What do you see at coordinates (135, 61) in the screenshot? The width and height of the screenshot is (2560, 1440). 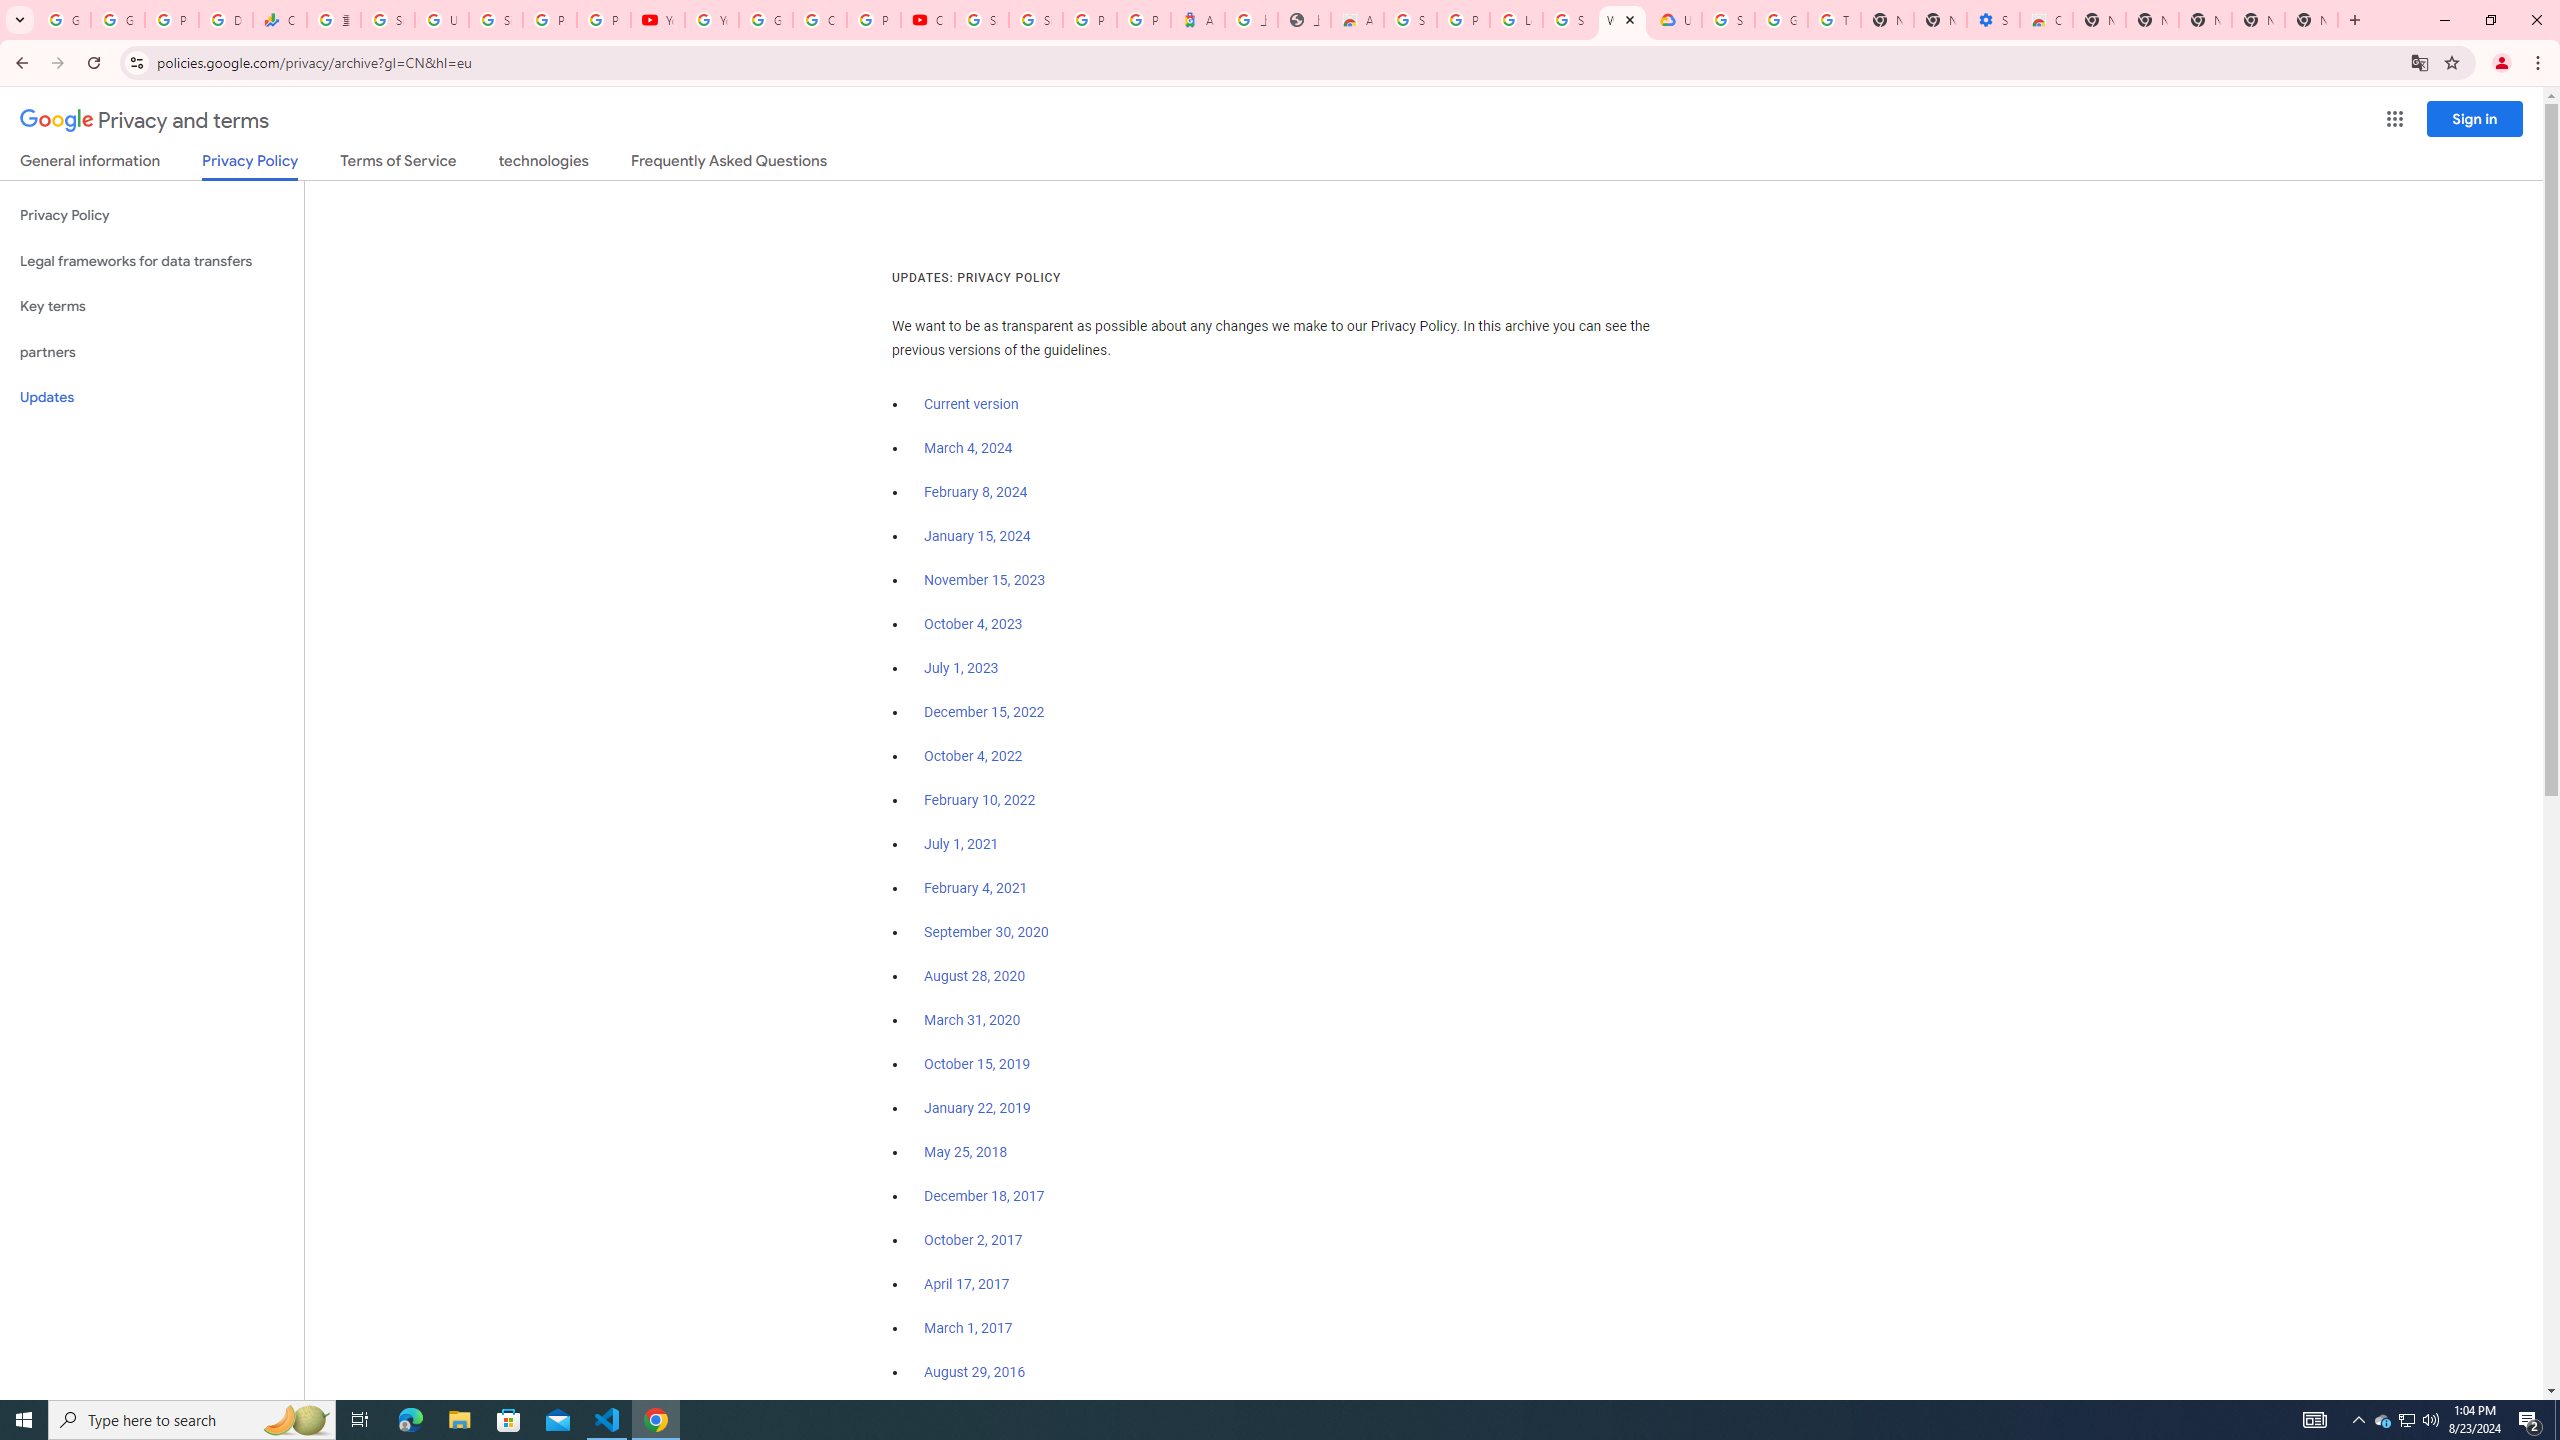 I see `'View site information'` at bounding box center [135, 61].